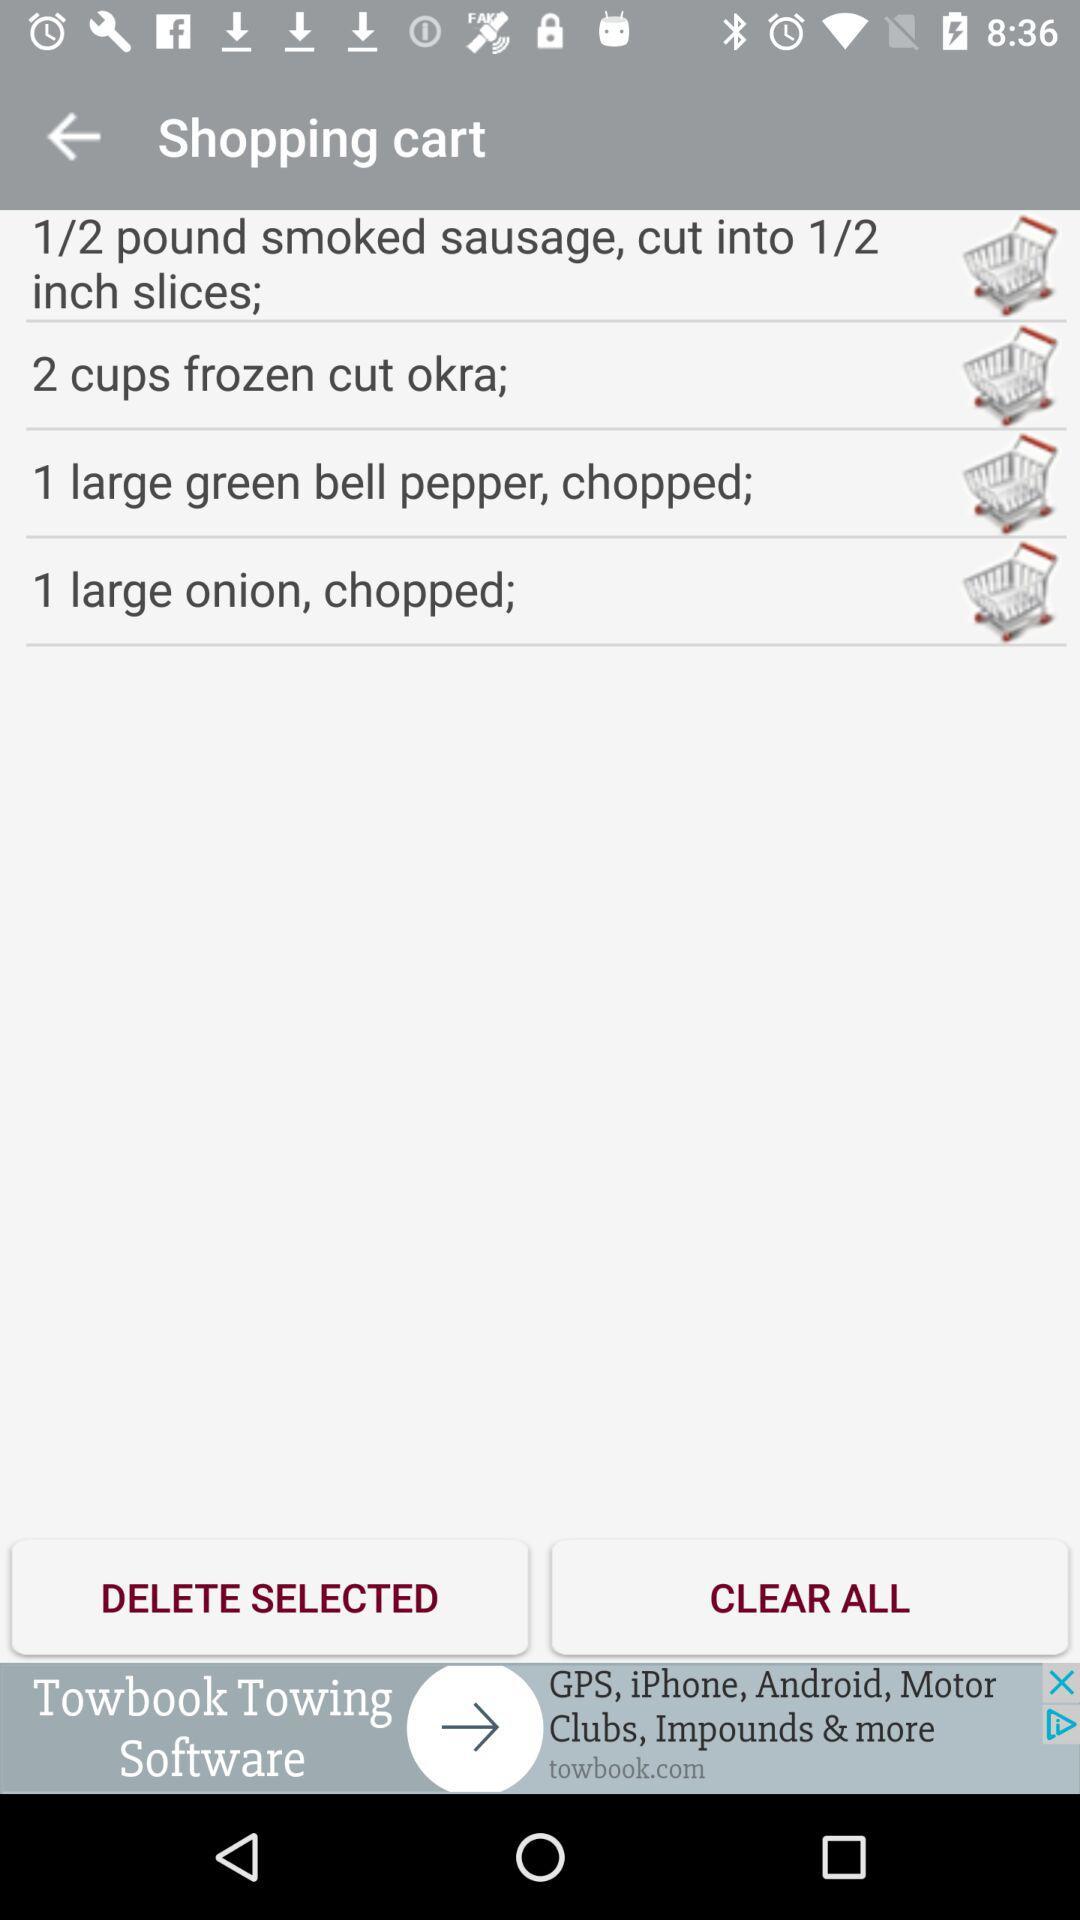 This screenshot has width=1080, height=1920. What do you see at coordinates (540, 1727) in the screenshot?
I see `open advertisement` at bounding box center [540, 1727].